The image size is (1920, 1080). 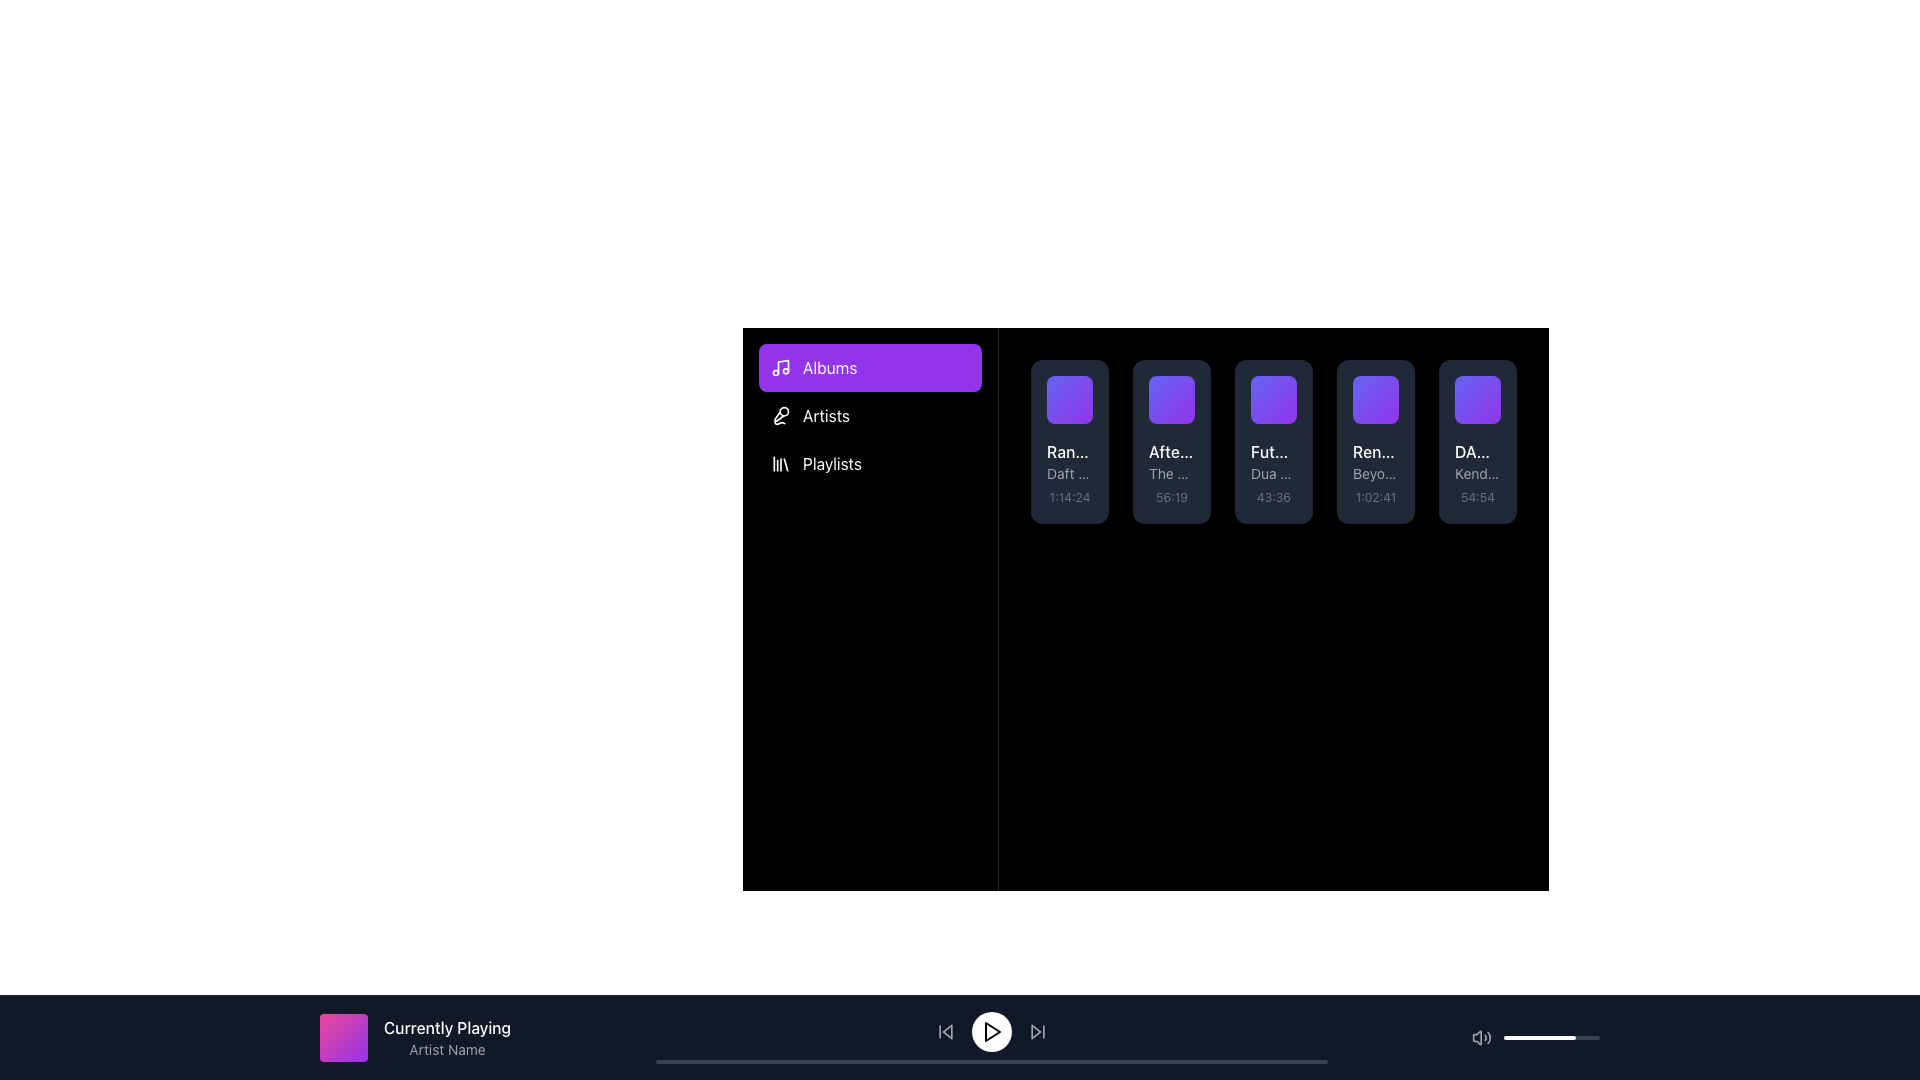 What do you see at coordinates (1285, 388) in the screenshot?
I see `the heart-shaped like icon within the third album card titled 'Future Nostalgia' by Dua Lipa` at bounding box center [1285, 388].